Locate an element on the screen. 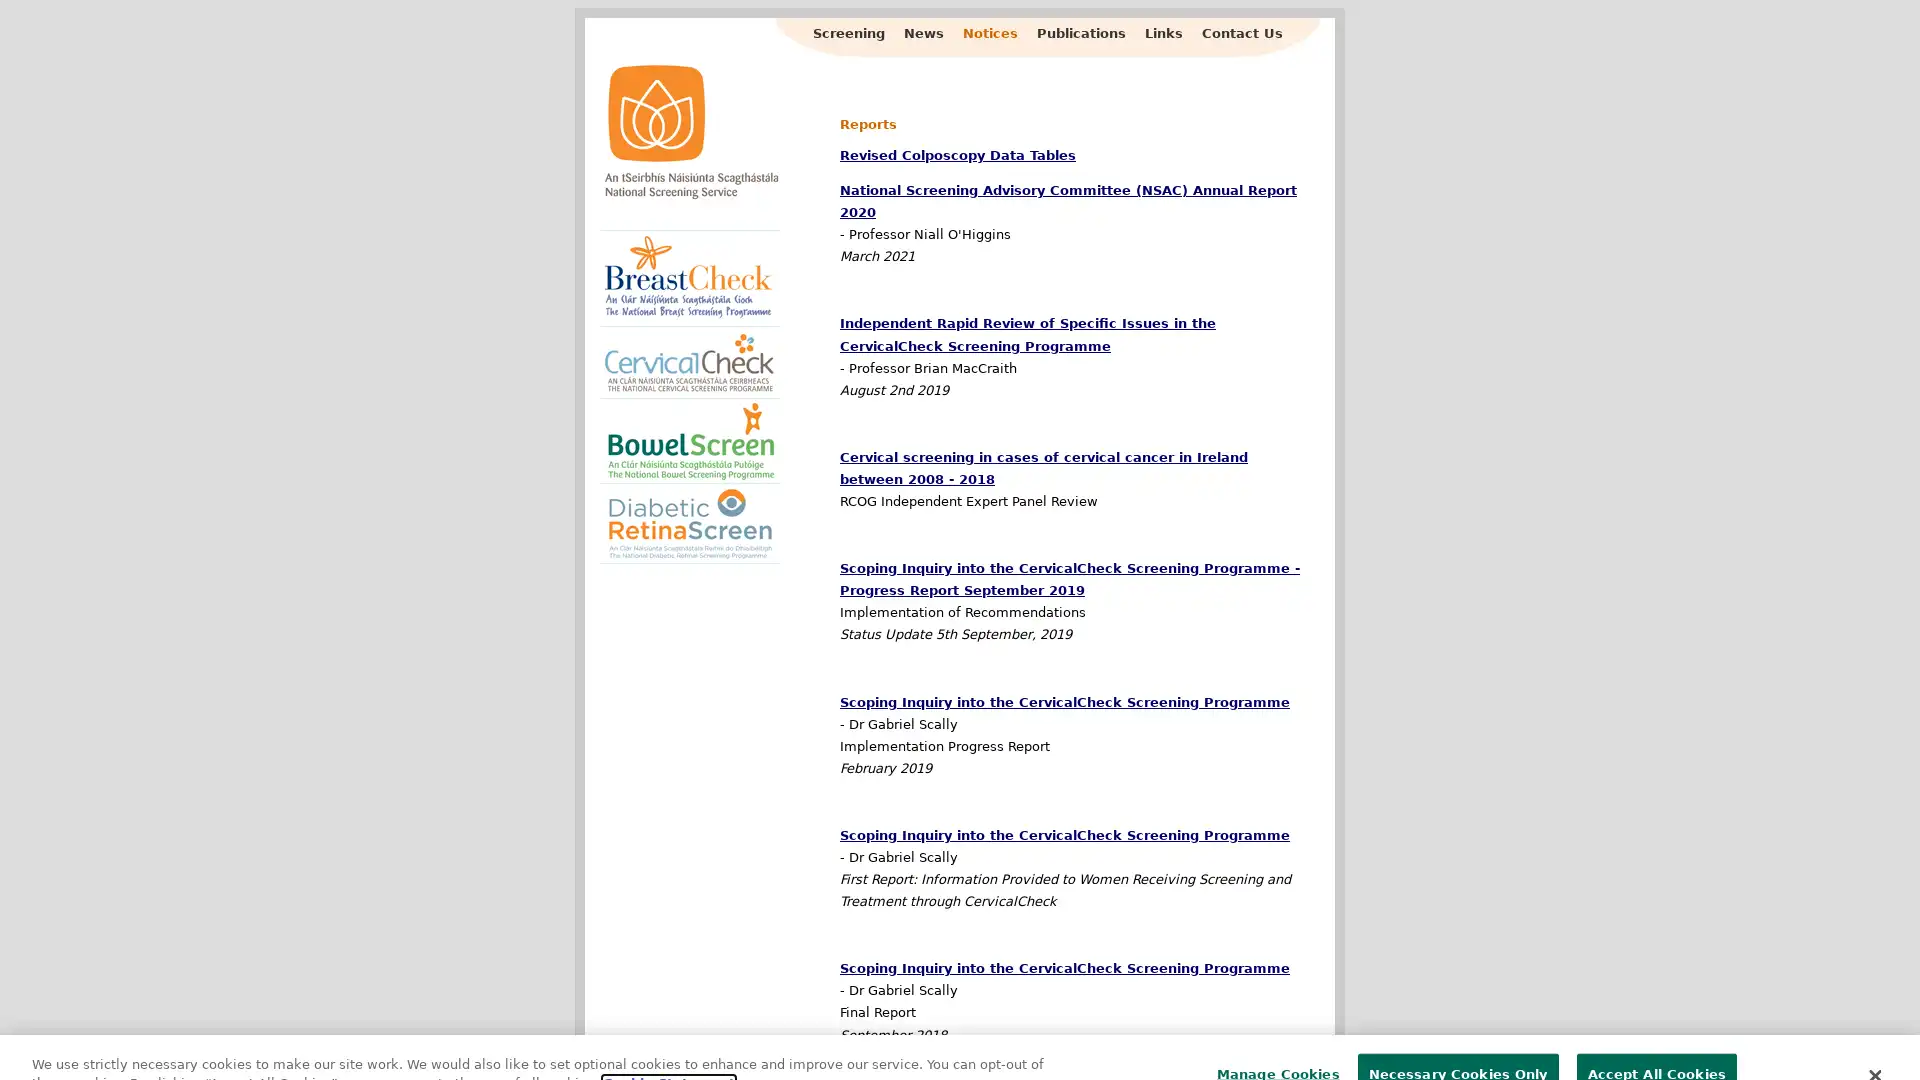 The height and width of the screenshot is (1080, 1920). Necessary Cookies Only is located at coordinates (1457, 1036).